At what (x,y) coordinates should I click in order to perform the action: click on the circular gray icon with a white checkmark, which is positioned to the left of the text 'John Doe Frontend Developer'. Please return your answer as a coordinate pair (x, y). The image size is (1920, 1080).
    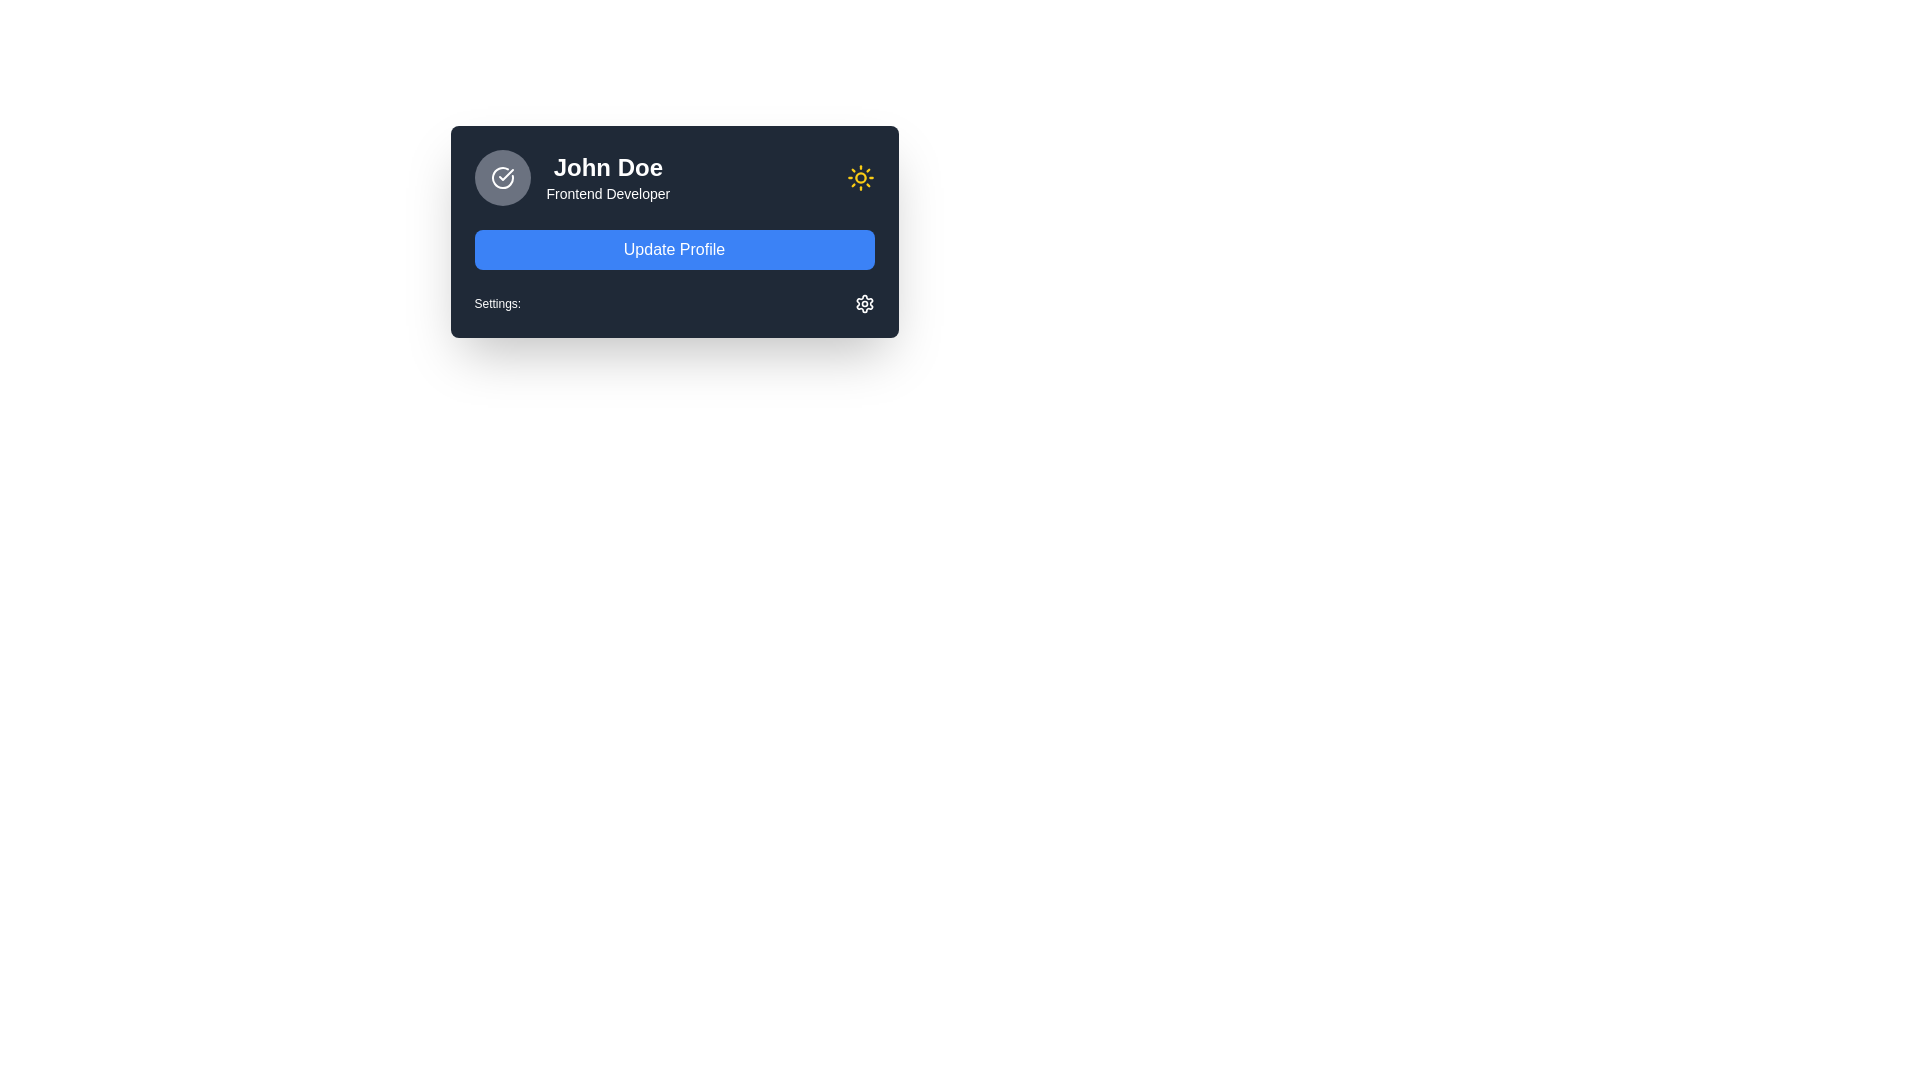
    Looking at the image, I should click on (502, 176).